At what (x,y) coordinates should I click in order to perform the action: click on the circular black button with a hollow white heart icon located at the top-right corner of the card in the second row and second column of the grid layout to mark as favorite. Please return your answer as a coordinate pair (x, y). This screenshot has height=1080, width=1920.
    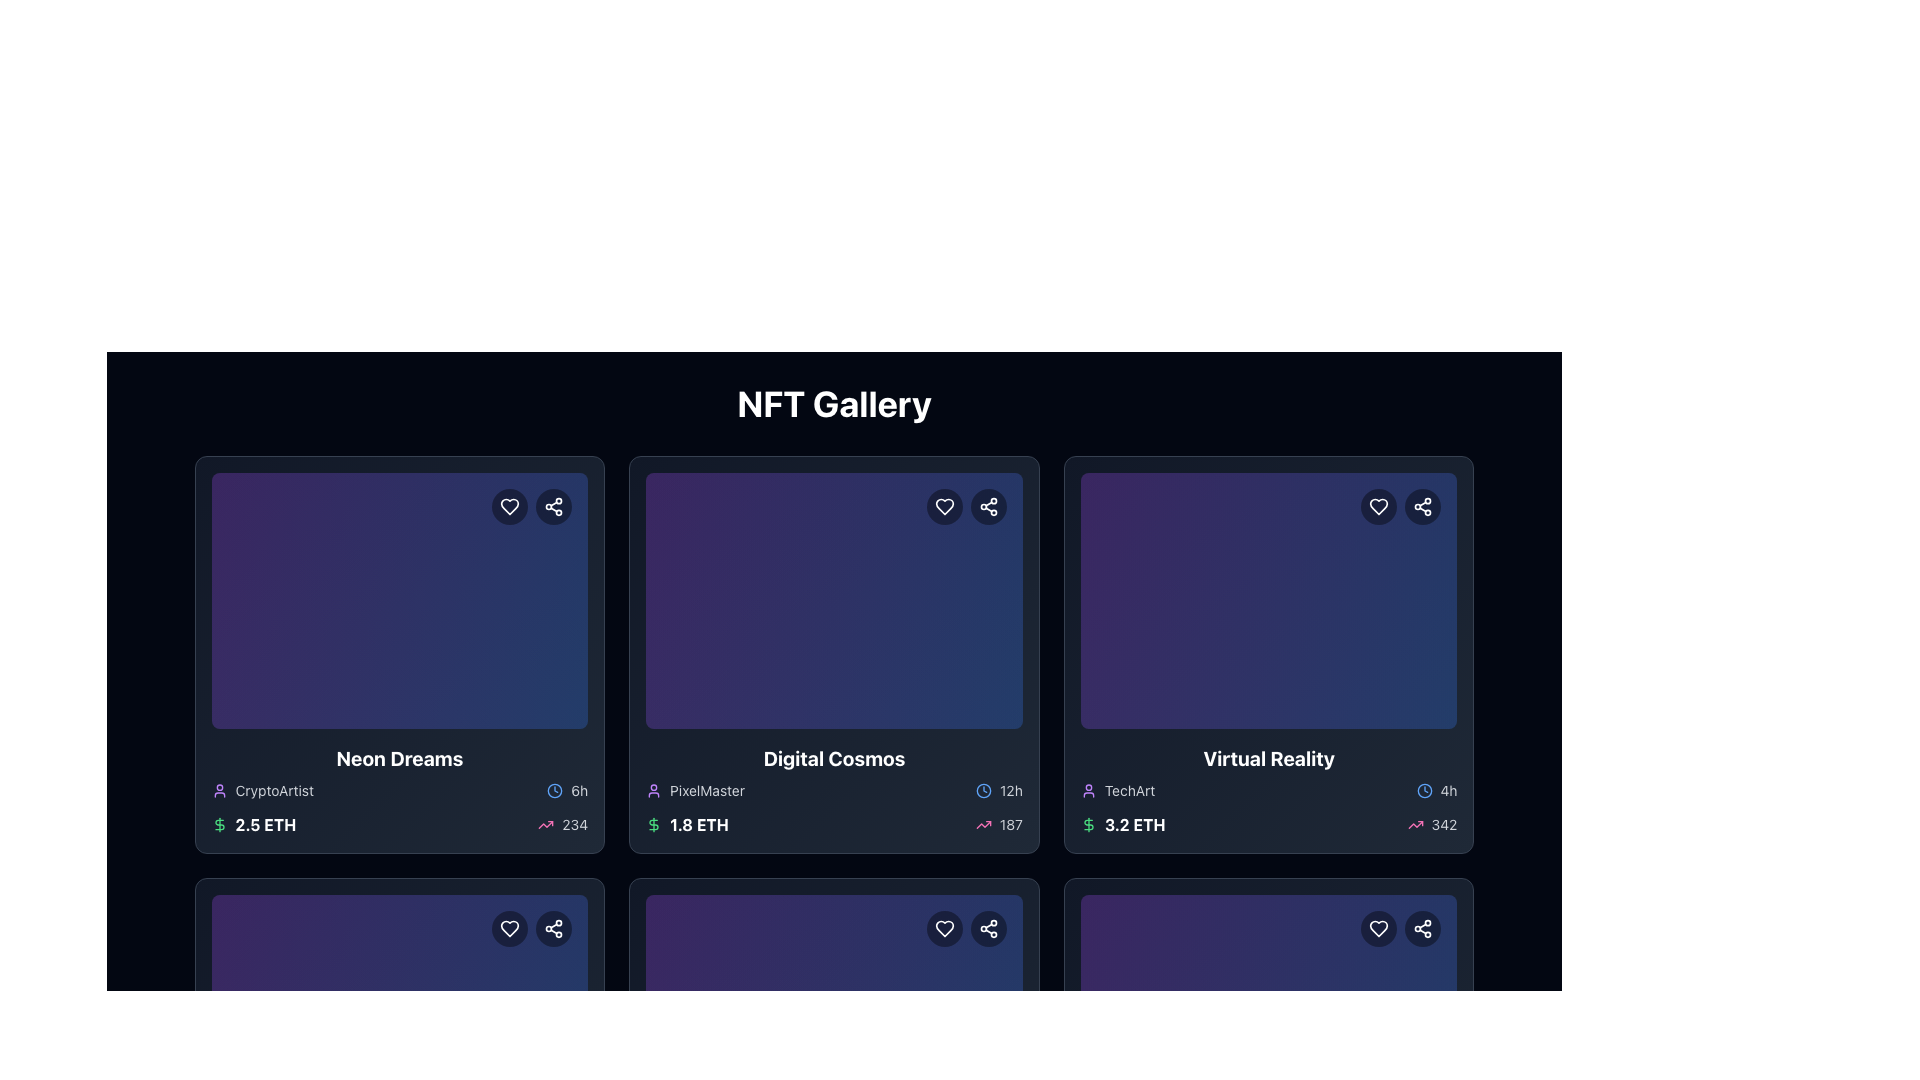
    Looking at the image, I should click on (943, 929).